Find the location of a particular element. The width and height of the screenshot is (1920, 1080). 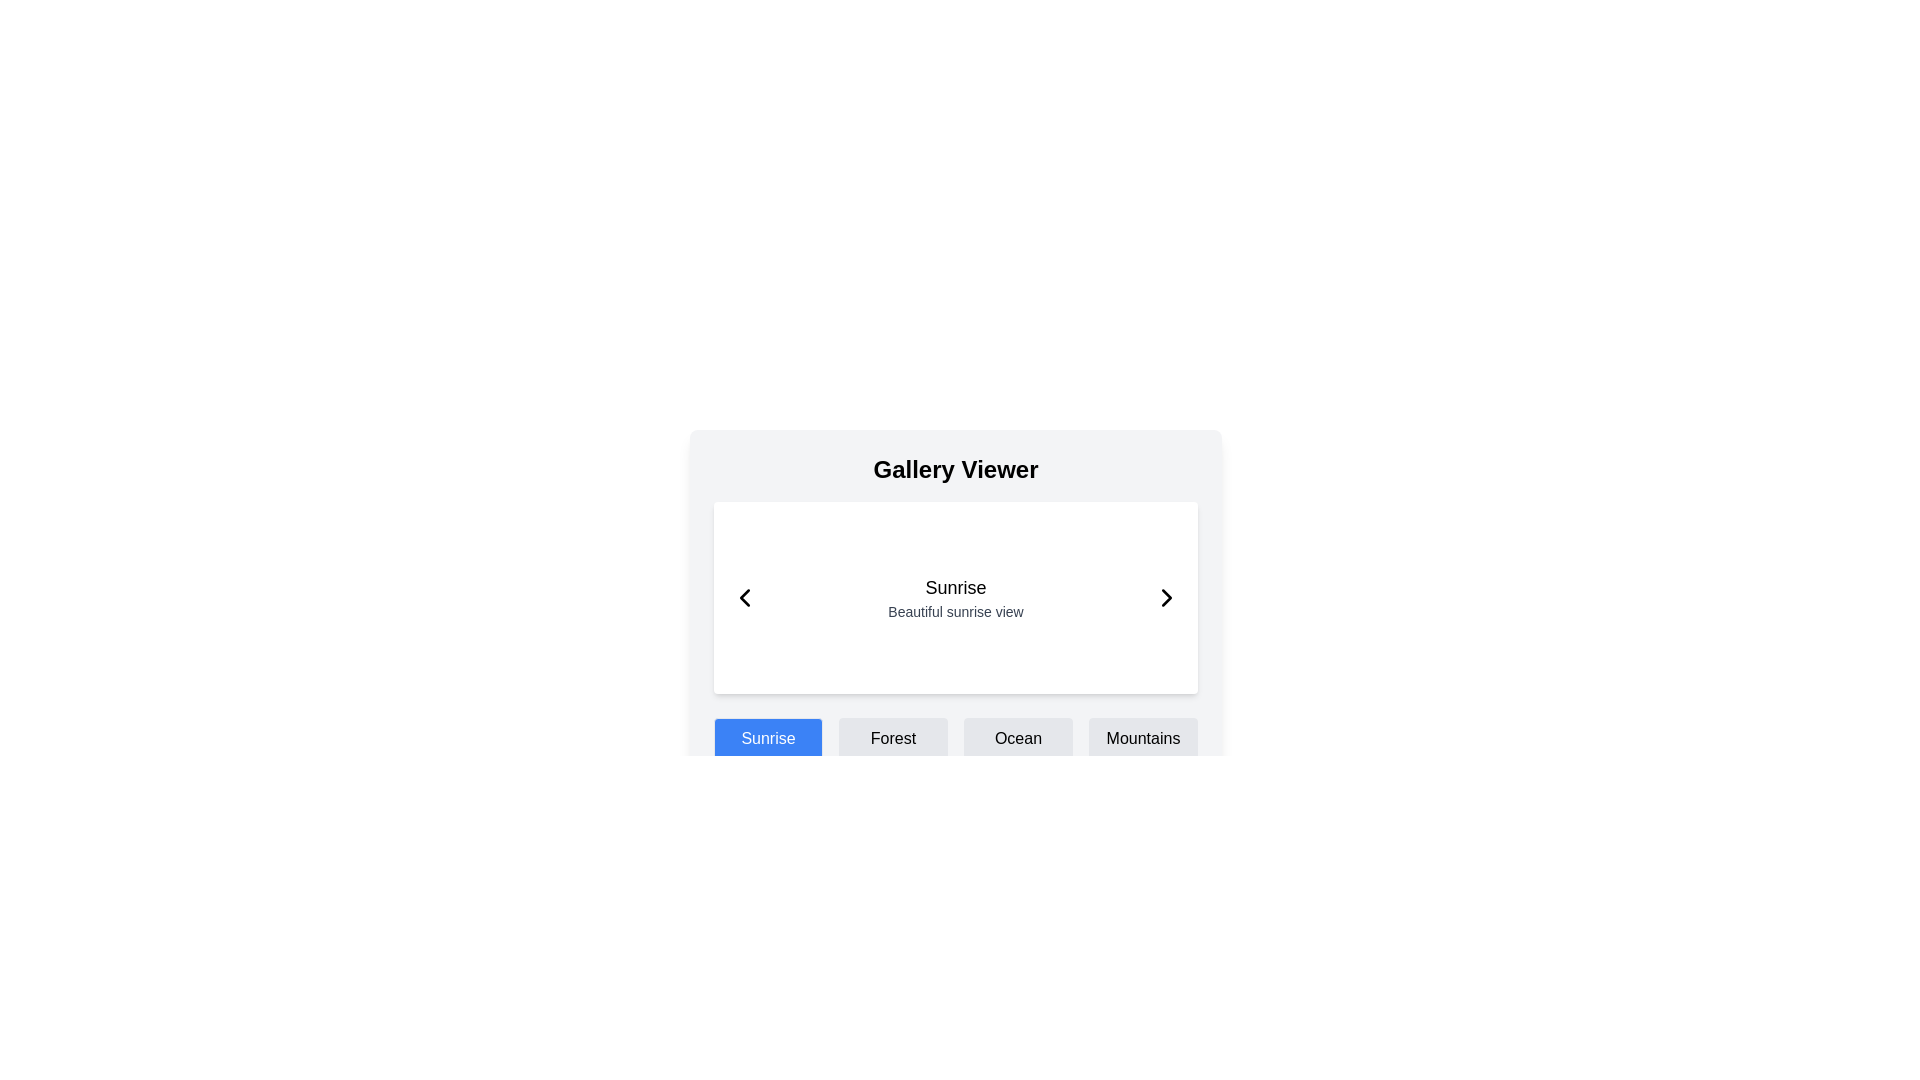

the text label that describes the 'Beautiful sunrise view' positioned directly below the title 'Sunrise' is located at coordinates (954, 611).